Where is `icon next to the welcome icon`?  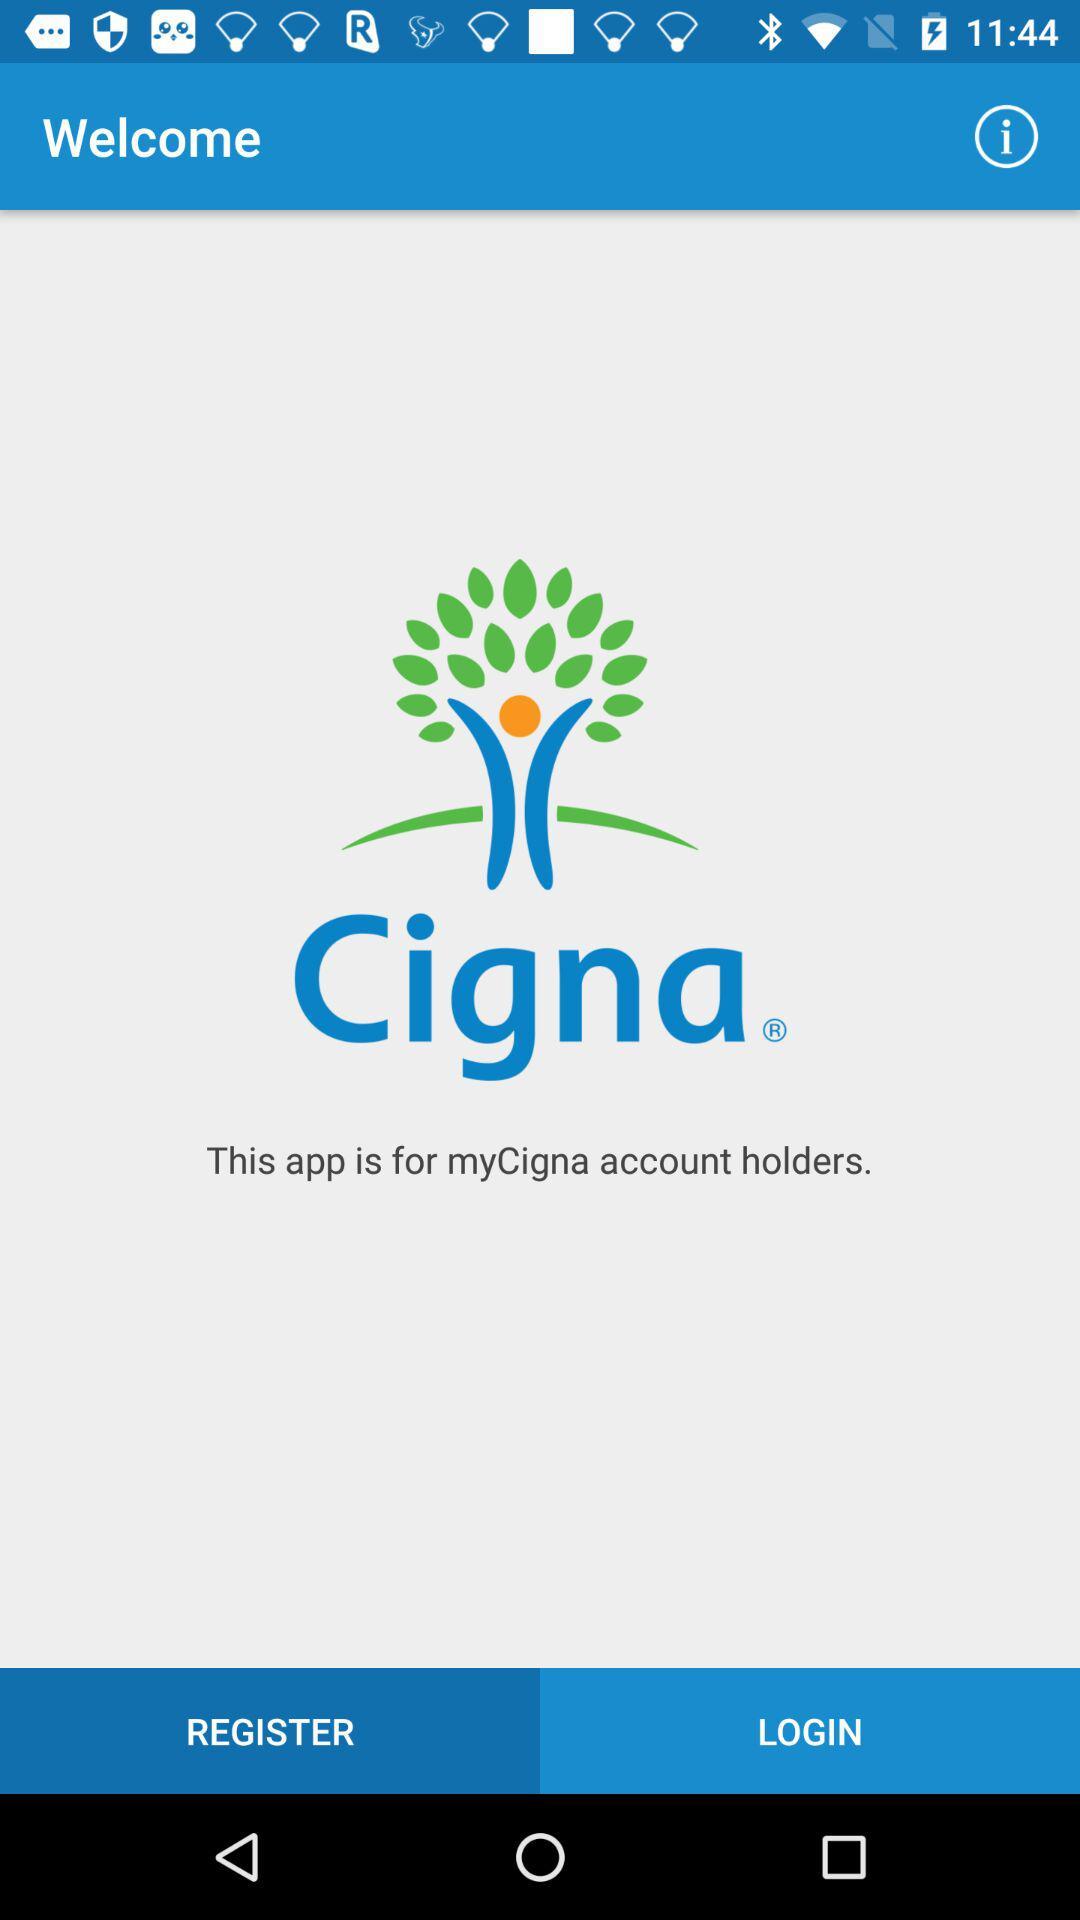 icon next to the welcome icon is located at coordinates (1006, 135).